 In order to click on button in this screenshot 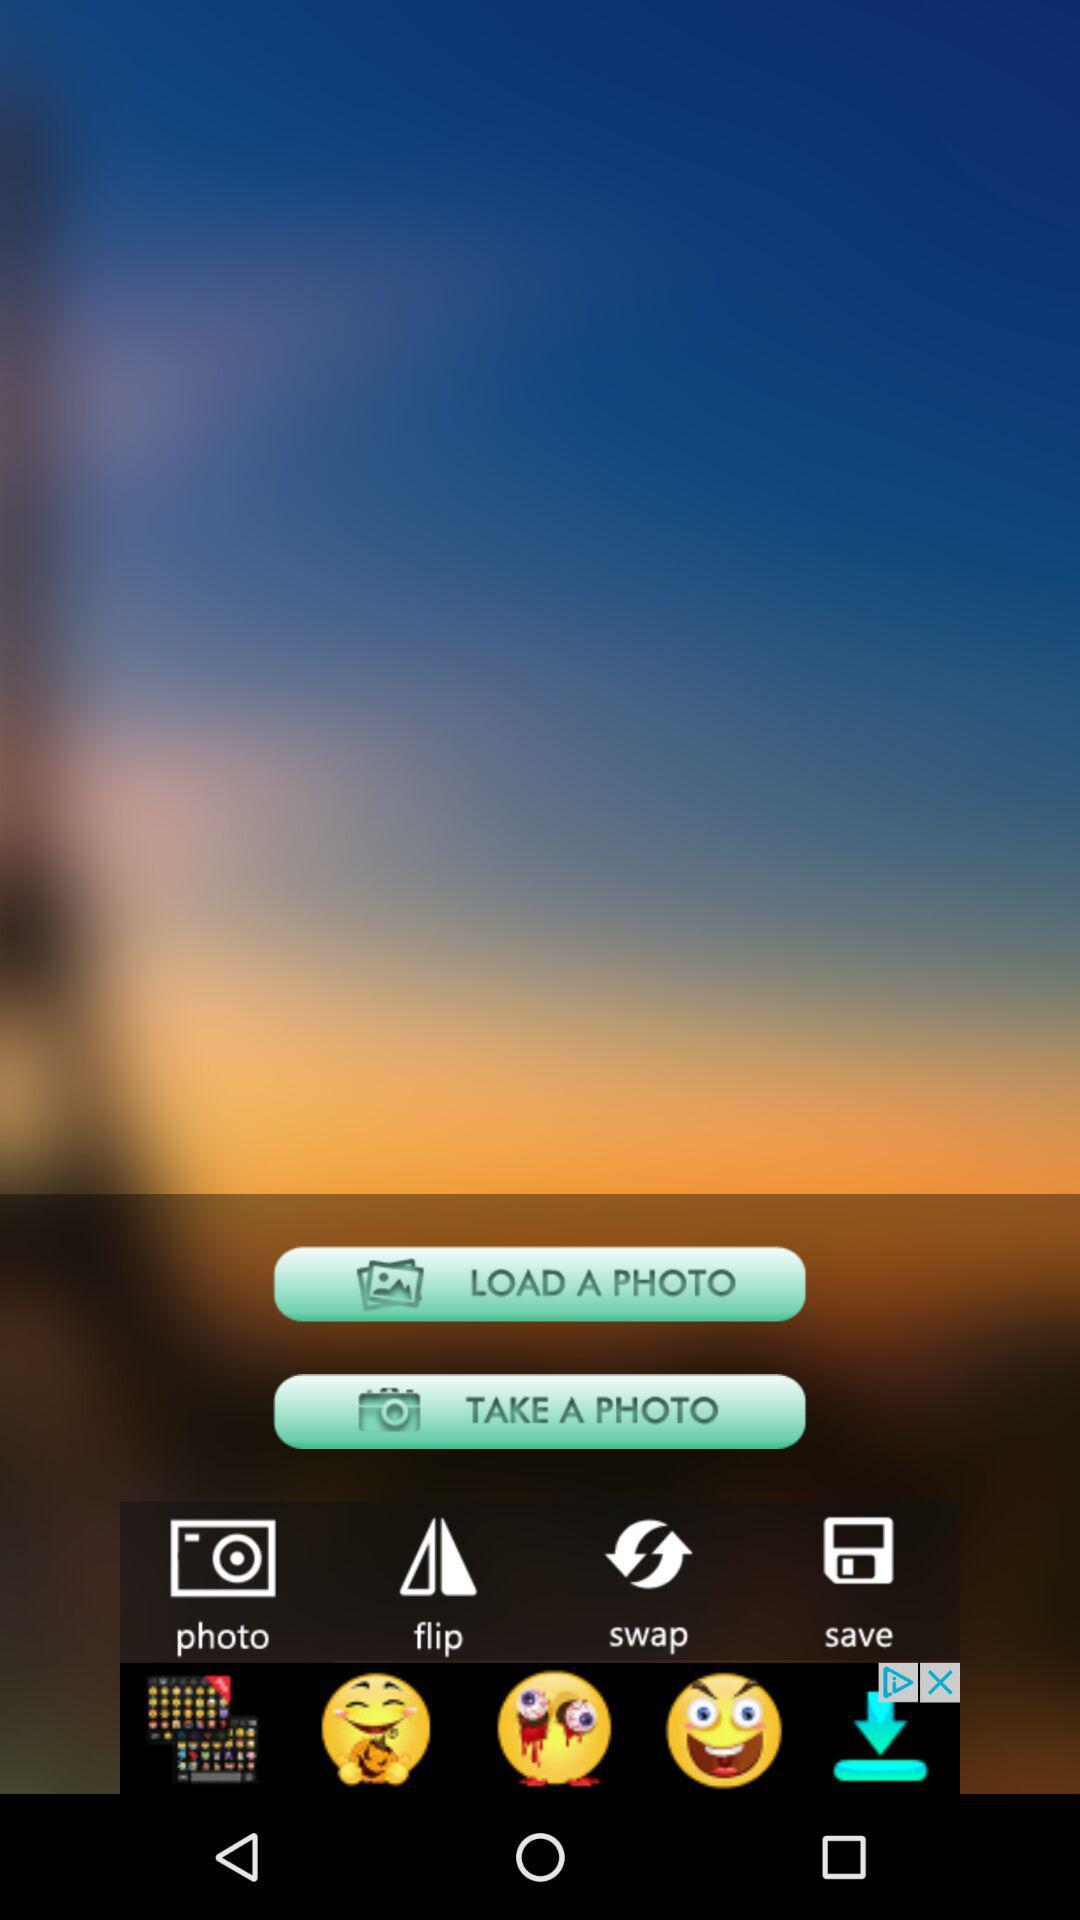, I will do `click(855, 1579)`.